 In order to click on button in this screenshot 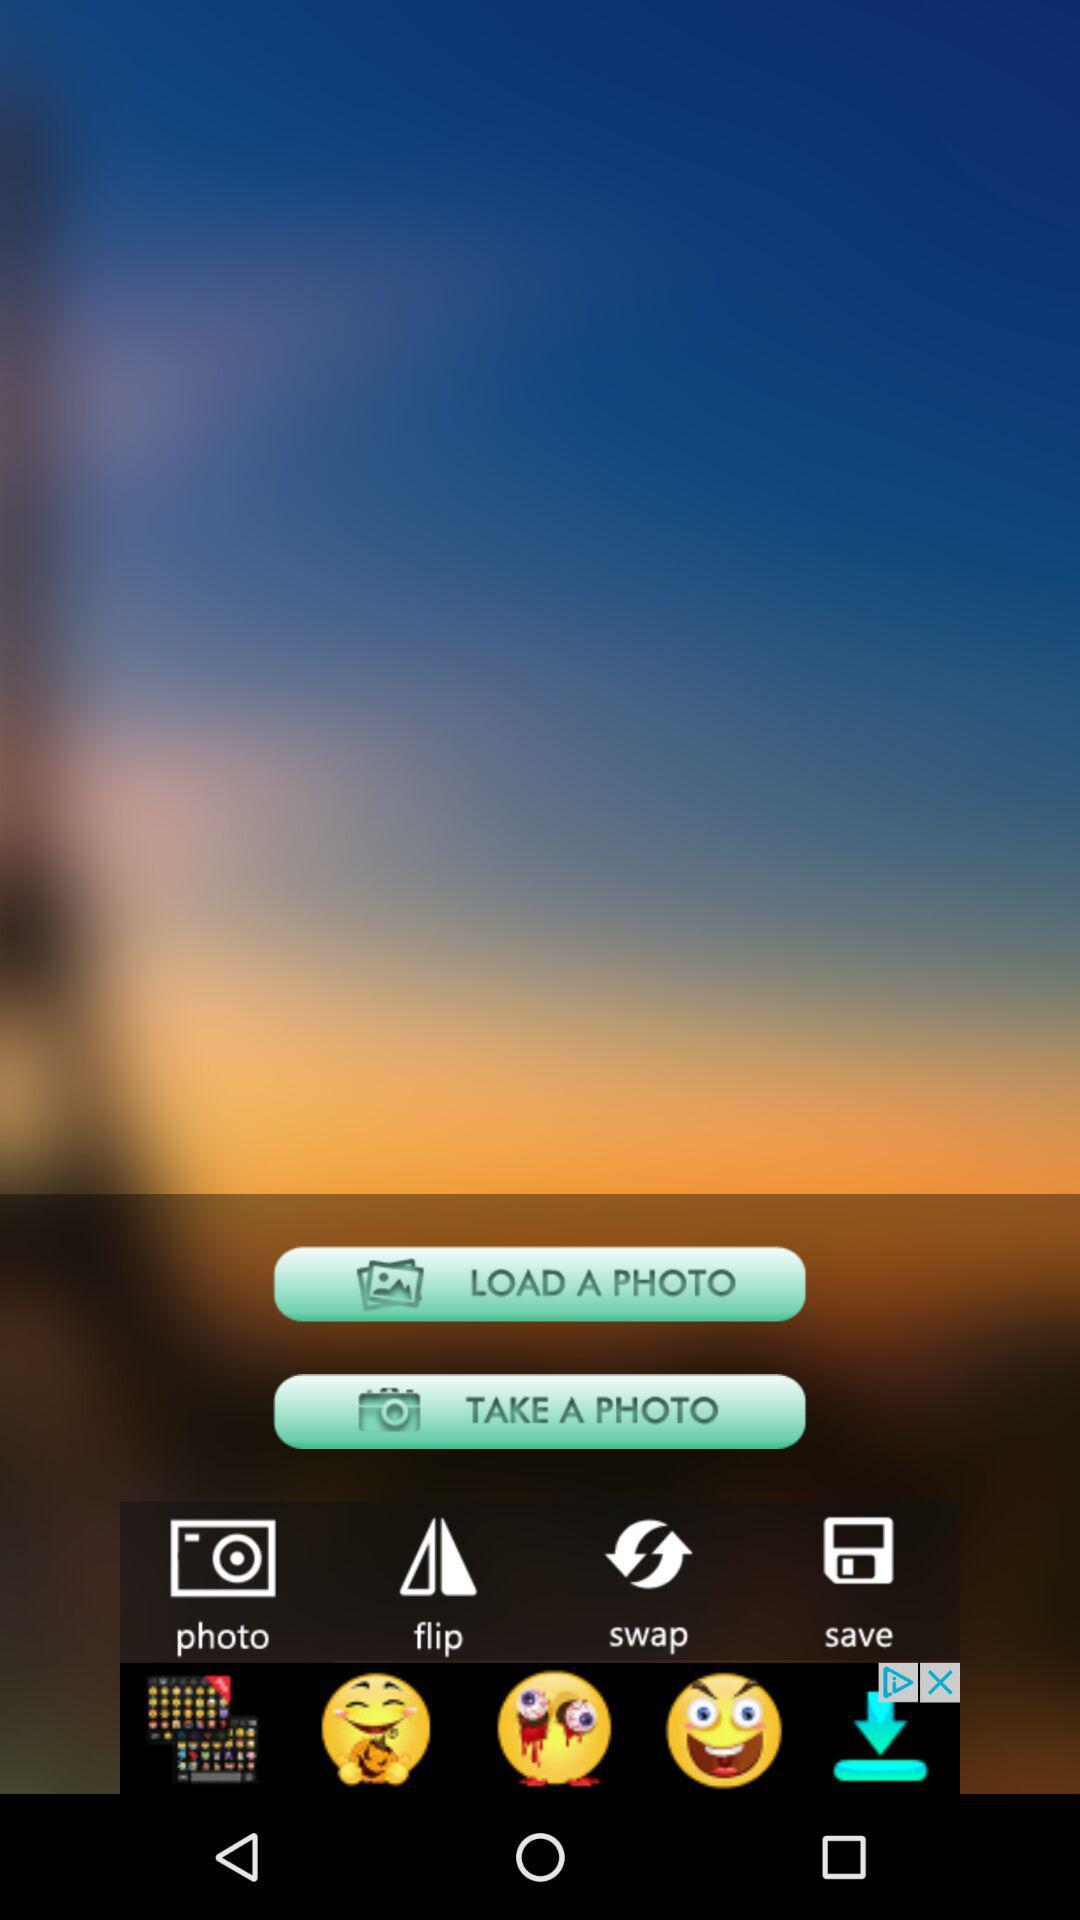, I will do `click(855, 1579)`.